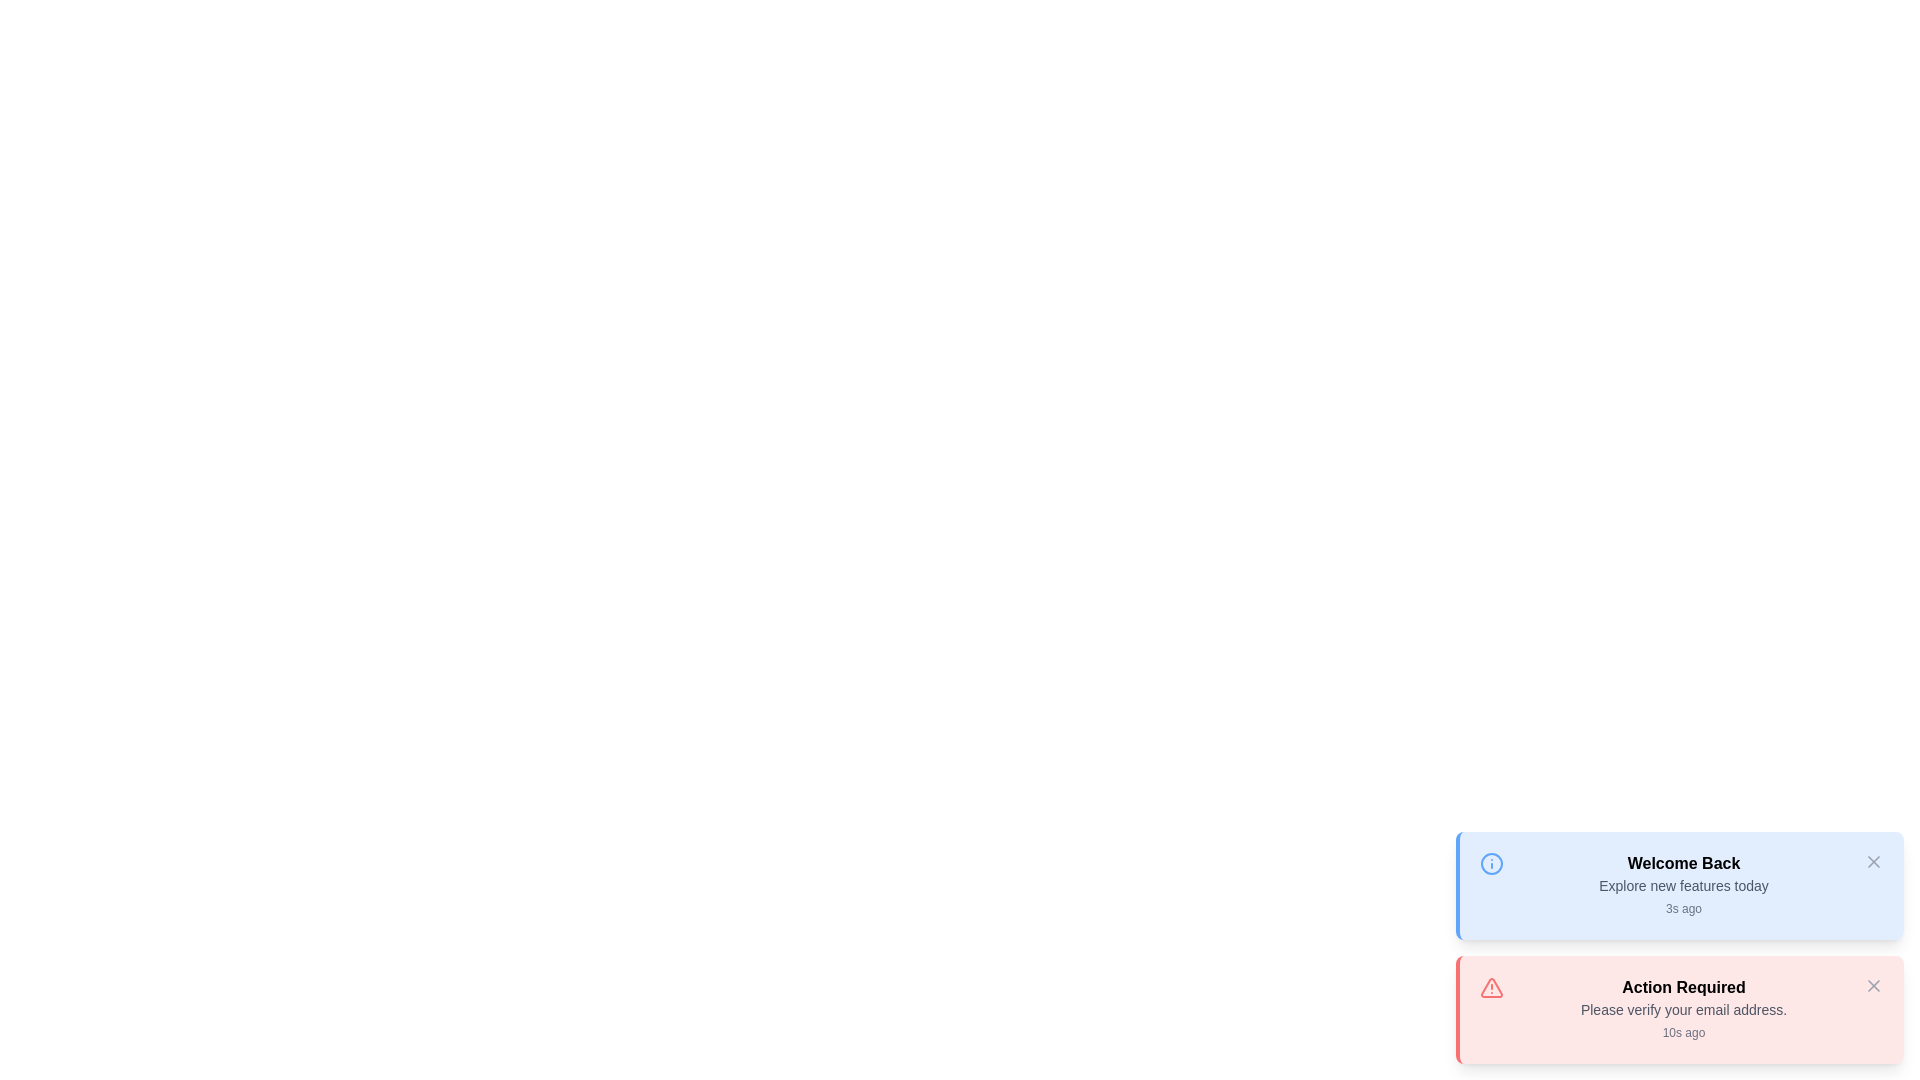  I want to click on the text of the message titled 'Welcome Back', so click(1683, 863).